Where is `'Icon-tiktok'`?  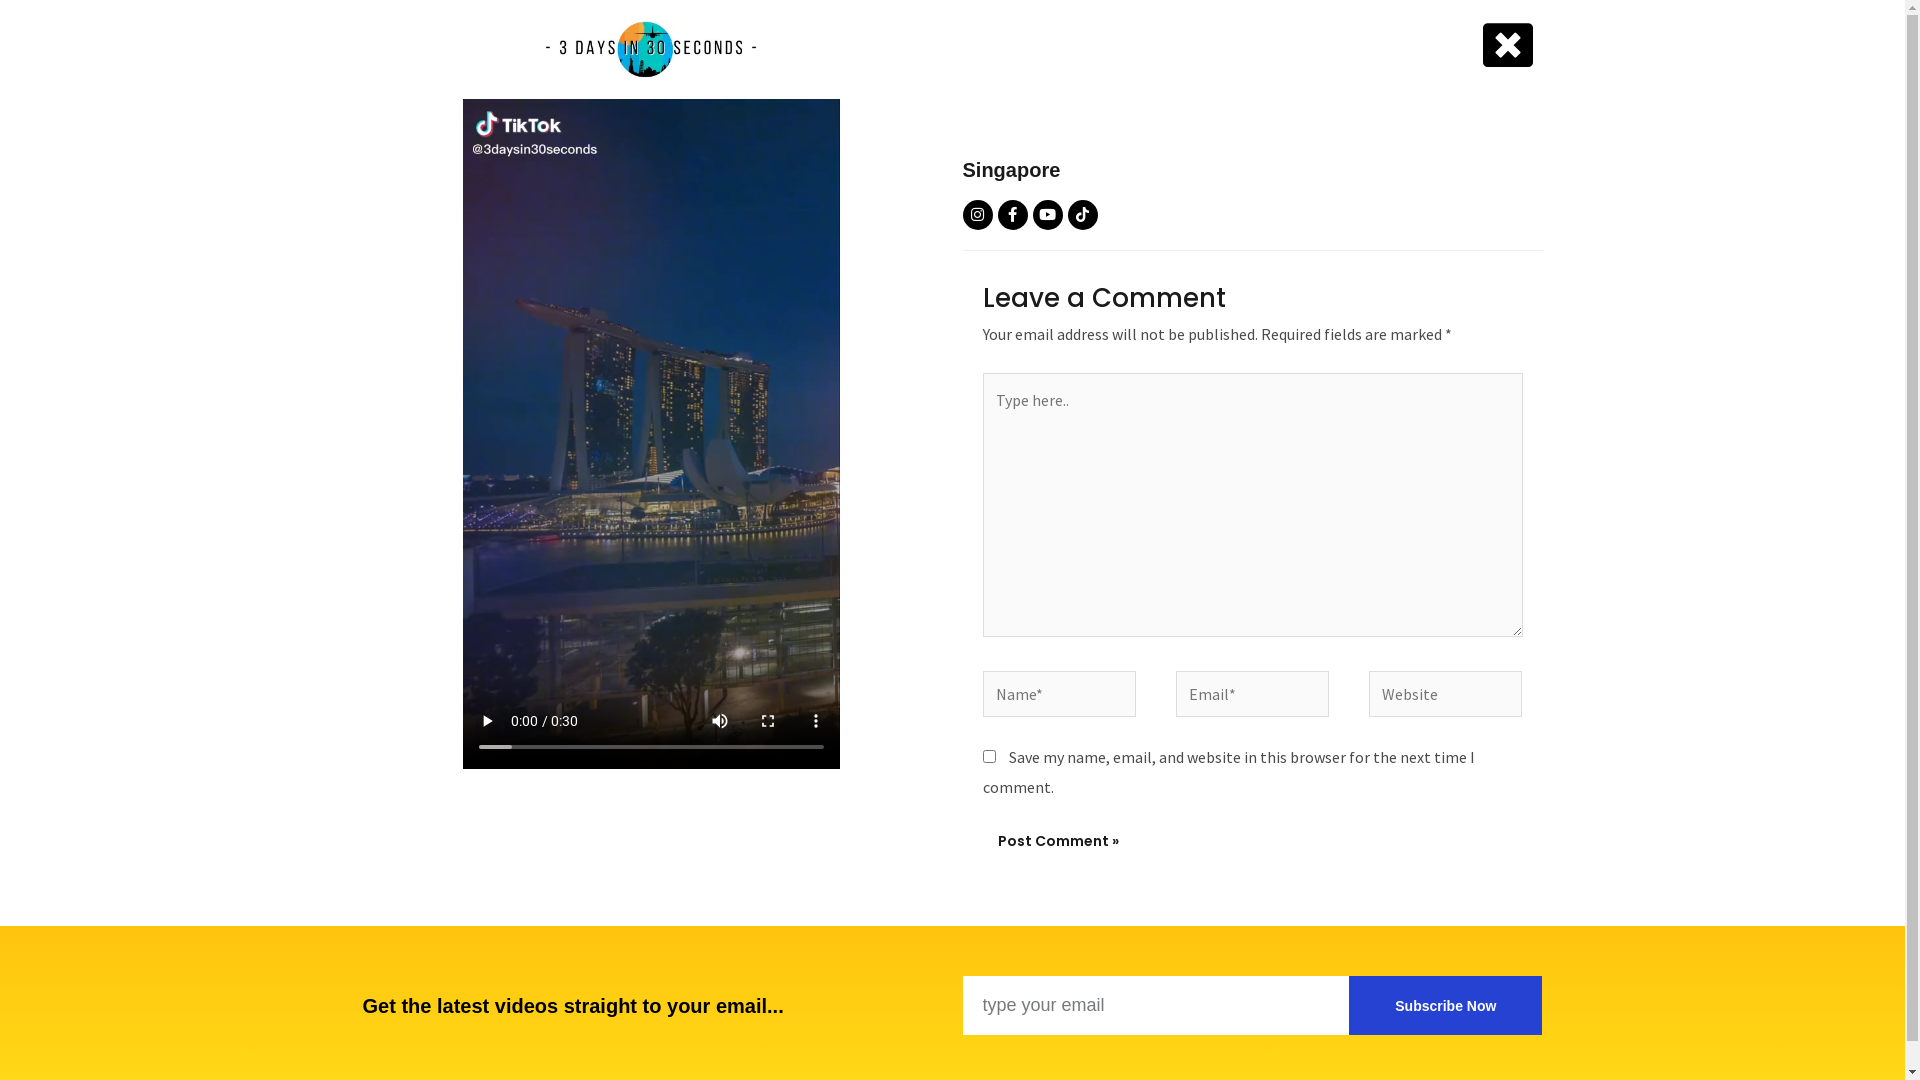
'Icon-tiktok' is located at coordinates (1082, 215).